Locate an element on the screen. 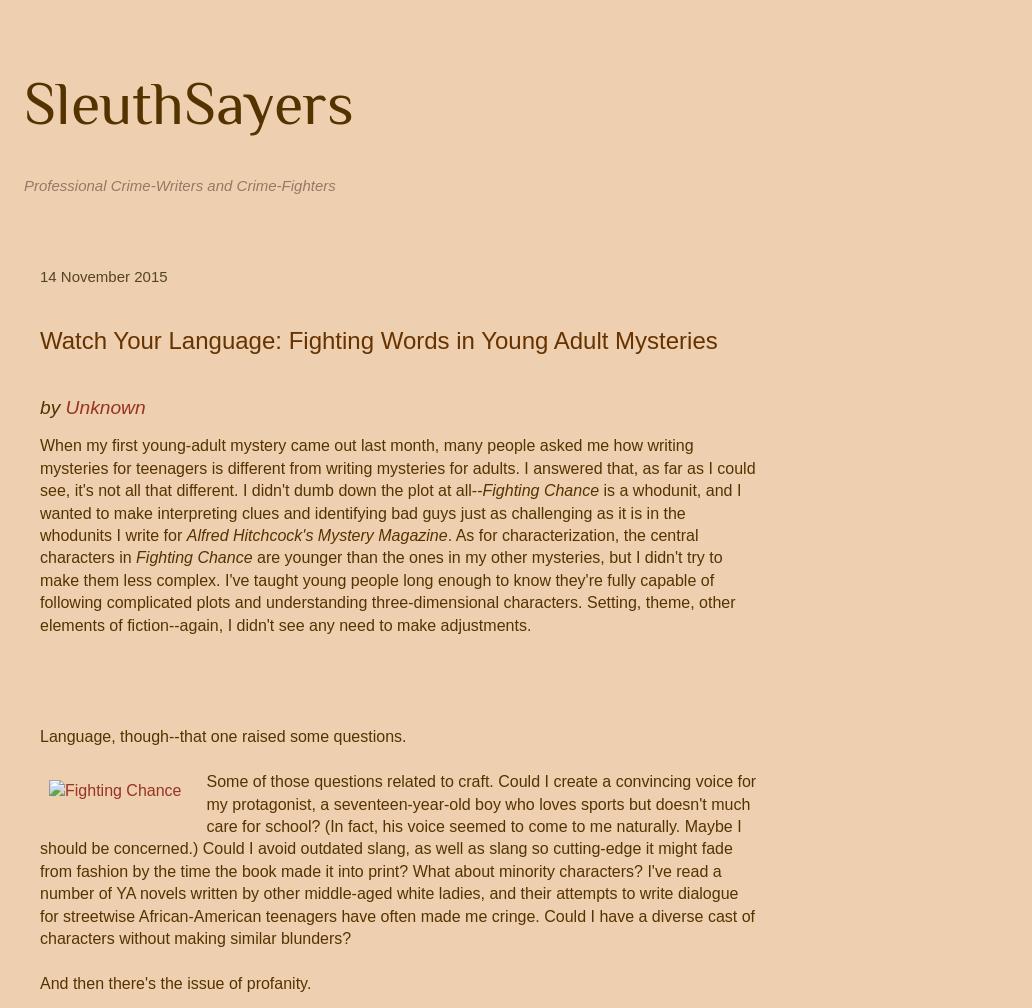 Image resolution: width=1032 pixels, height=1008 pixels. 'SleuthSayers' is located at coordinates (187, 103).